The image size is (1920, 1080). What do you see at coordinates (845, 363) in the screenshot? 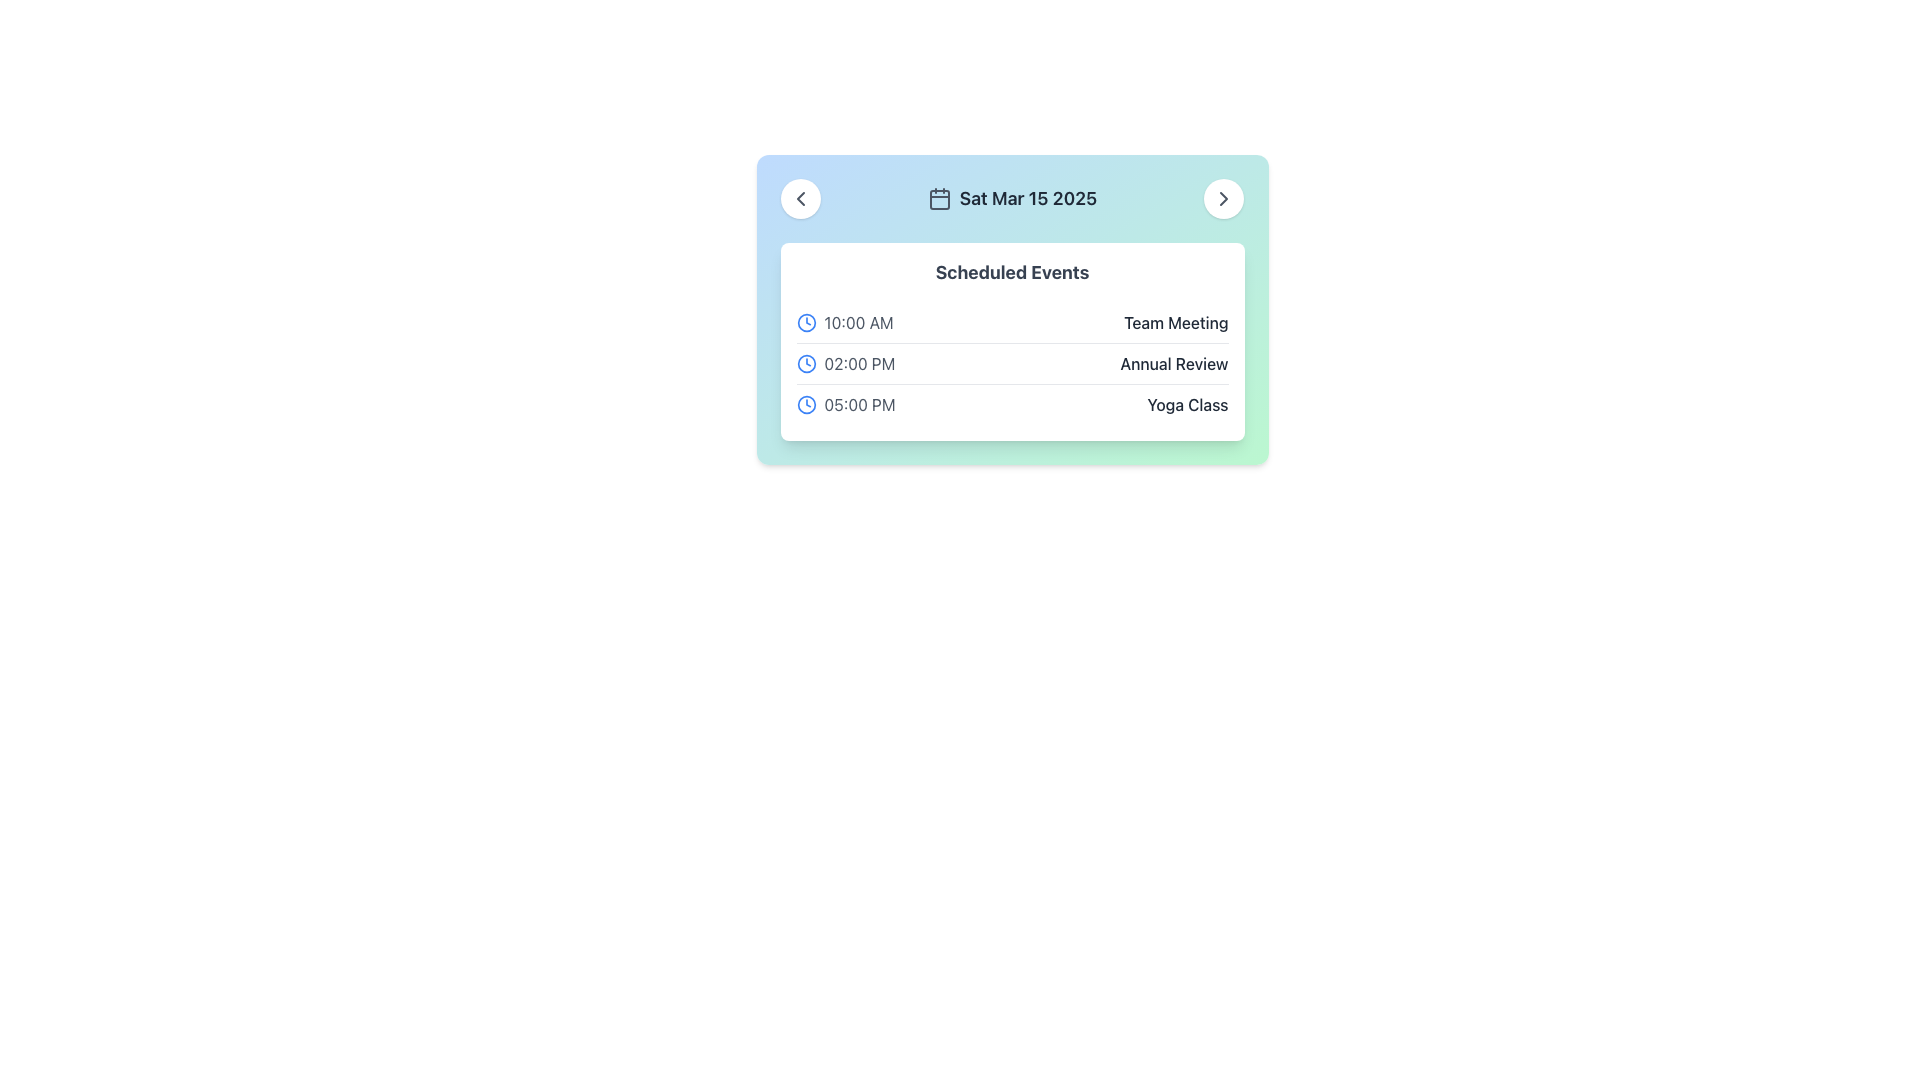
I see `time displayed on the text label showing '02:00 PM' for the 'Annual Review' event, located in the 'Scheduled Events' section, to the left of the 'Annual Review' text label` at bounding box center [845, 363].